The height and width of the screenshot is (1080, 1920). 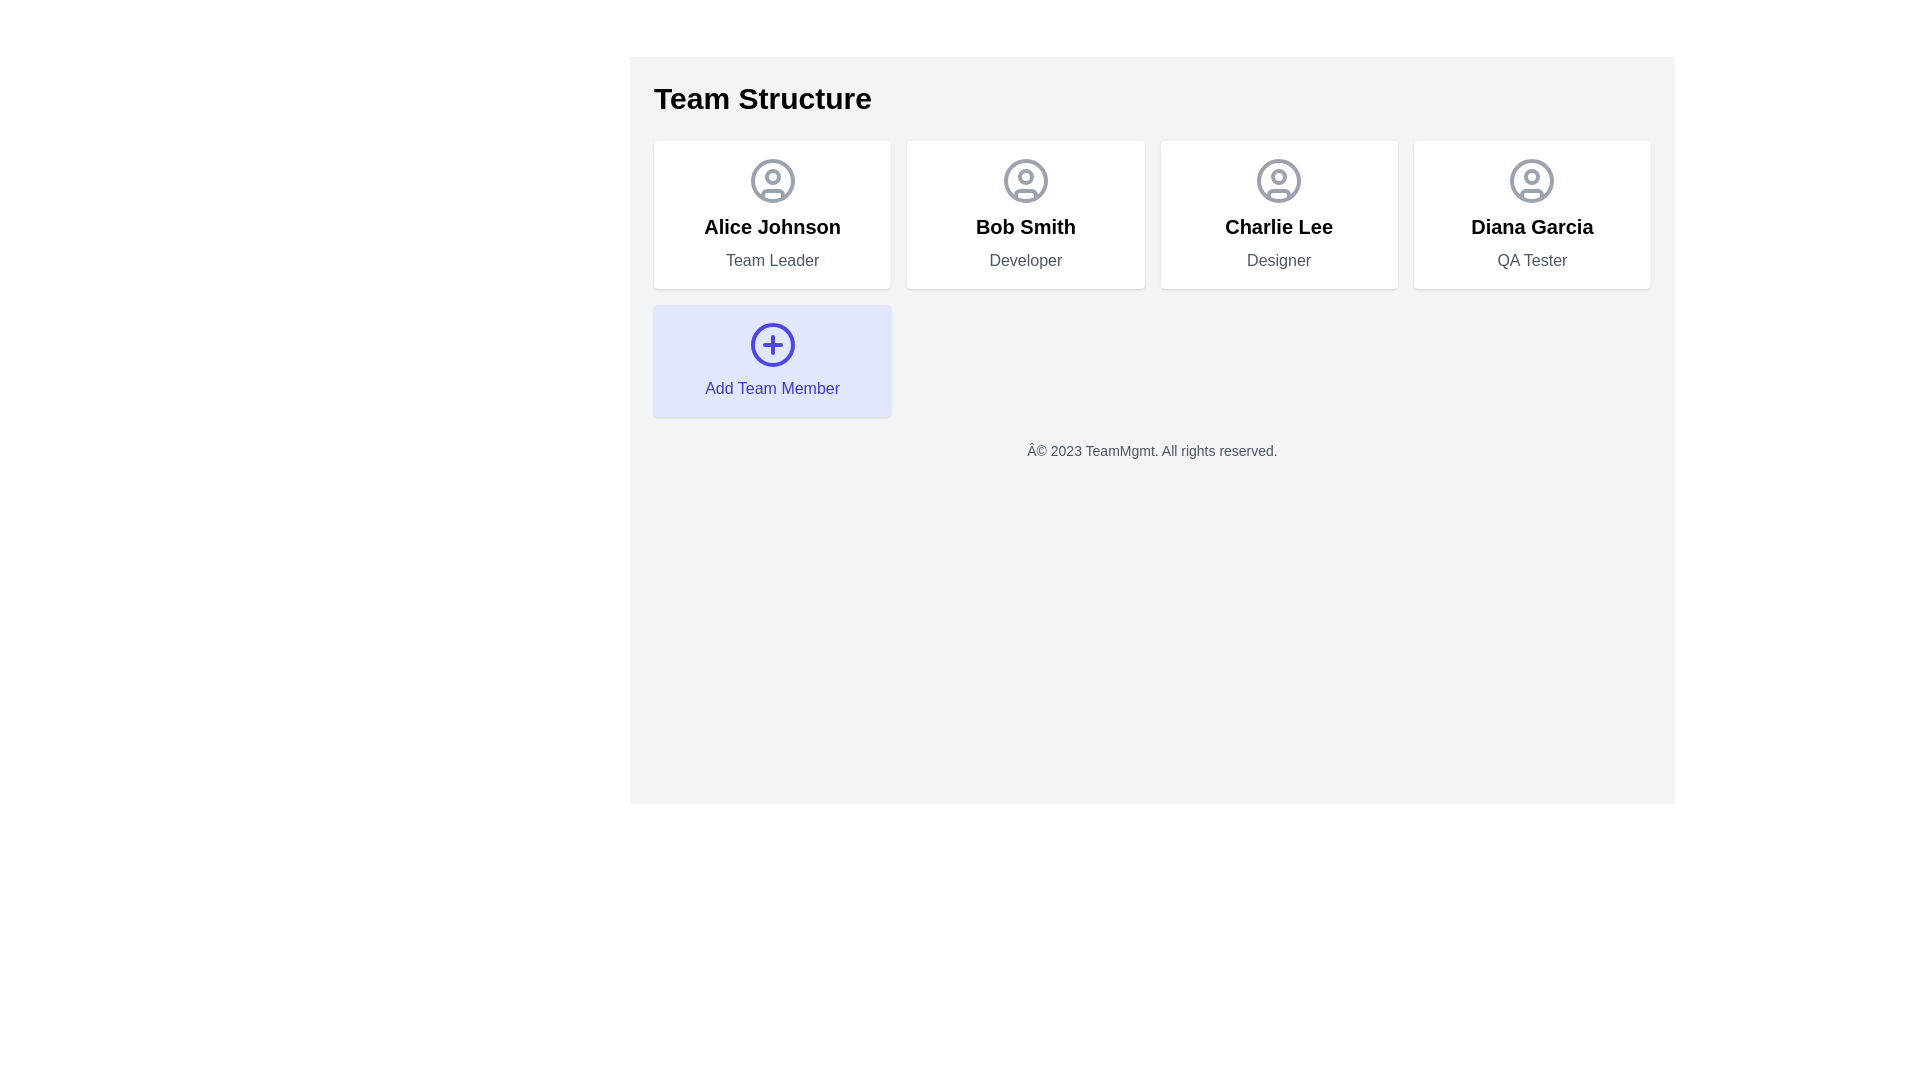 I want to click on the 'Add Team Member' button, which is the fifth card in a horizontal list, featuring a blue plus icon and the text 'Add Team Member' below it, so click(x=771, y=361).